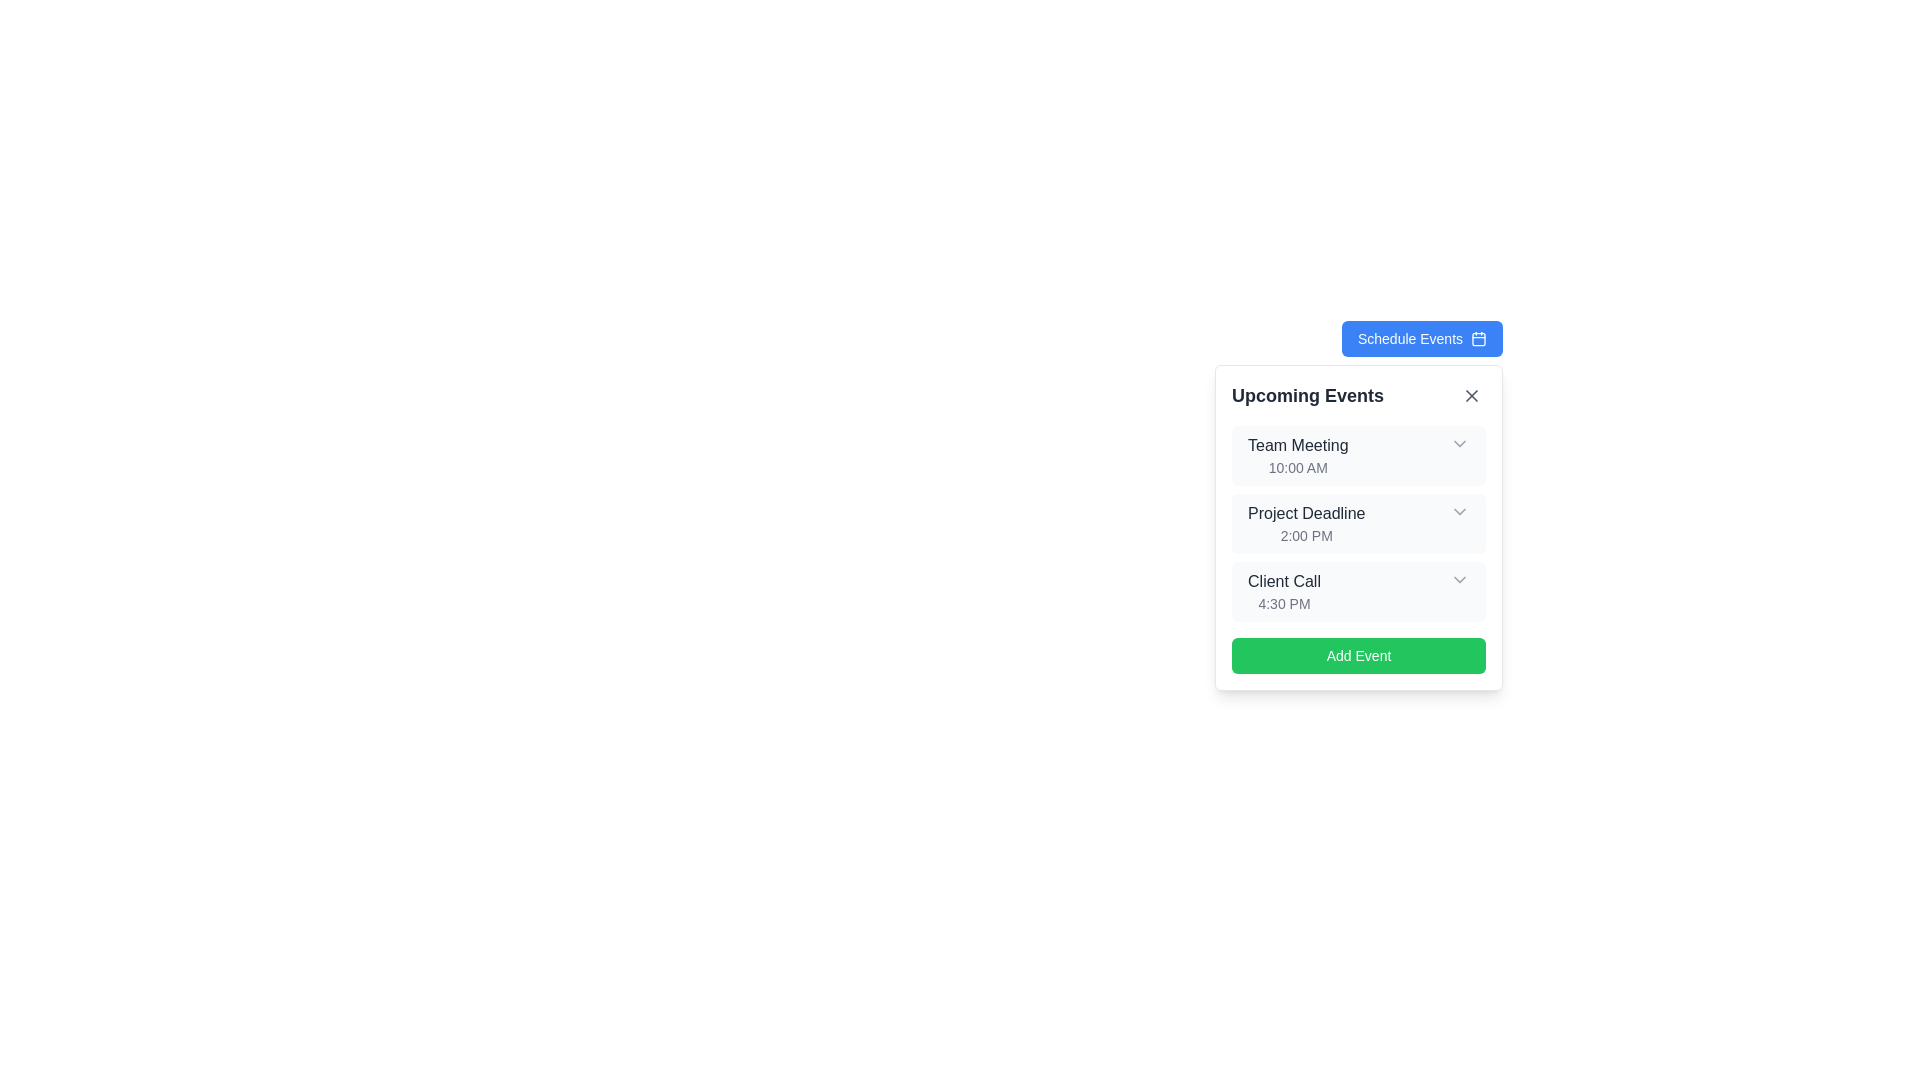  What do you see at coordinates (1472, 396) in the screenshot?
I see `the small red 'x' icon at the top-right corner of the 'Upcoming Events' card` at bounding box center [1472, 396].